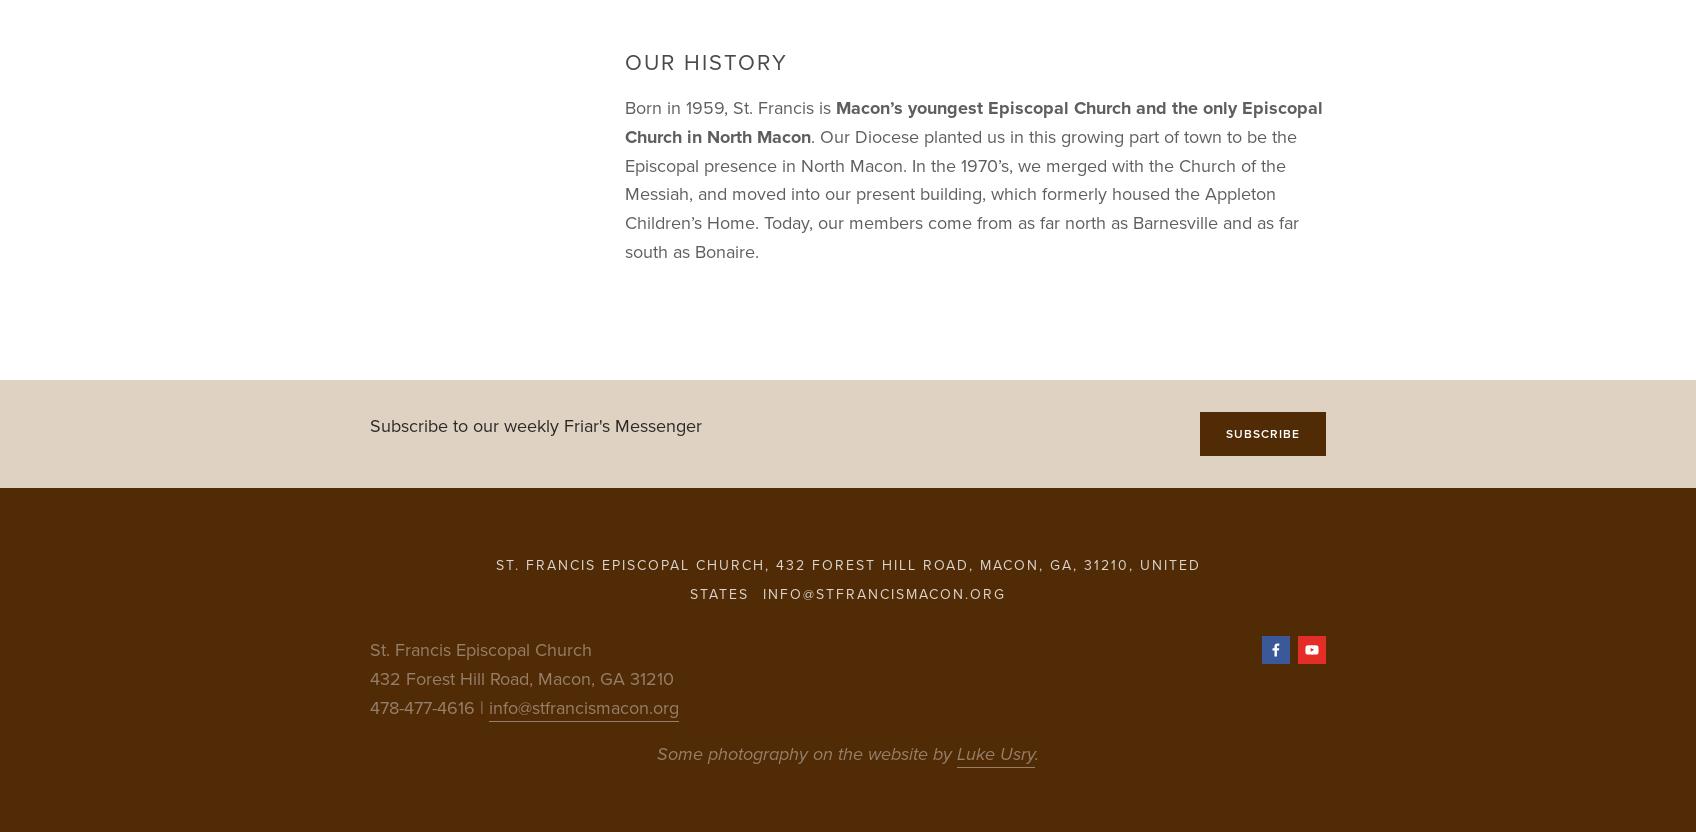  What do you see at coordinates (429, 706) in the screenshot?
I see `'478-477-4616 |'` at bounding box center [429, 706].